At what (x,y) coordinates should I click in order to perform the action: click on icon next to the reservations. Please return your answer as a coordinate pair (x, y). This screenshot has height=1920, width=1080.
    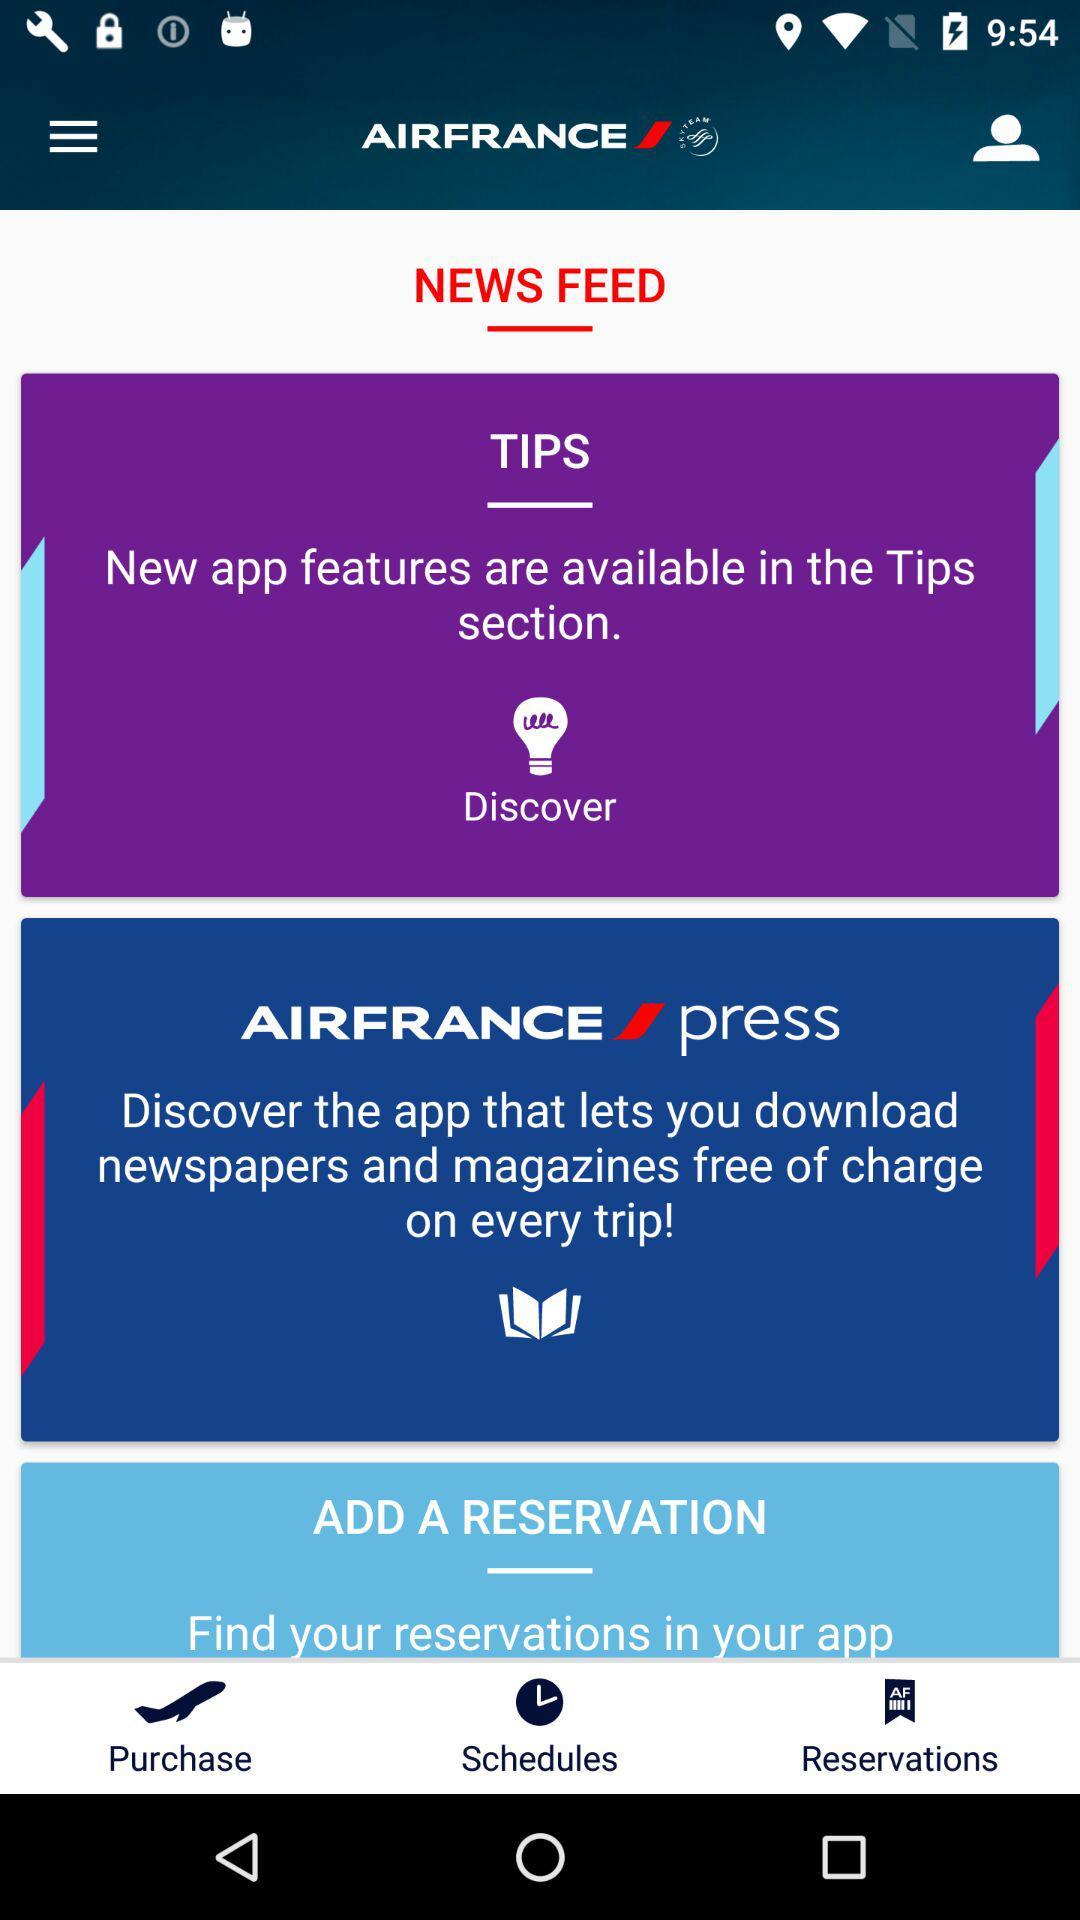
    Looking at the image, I should click on (540, 1727).